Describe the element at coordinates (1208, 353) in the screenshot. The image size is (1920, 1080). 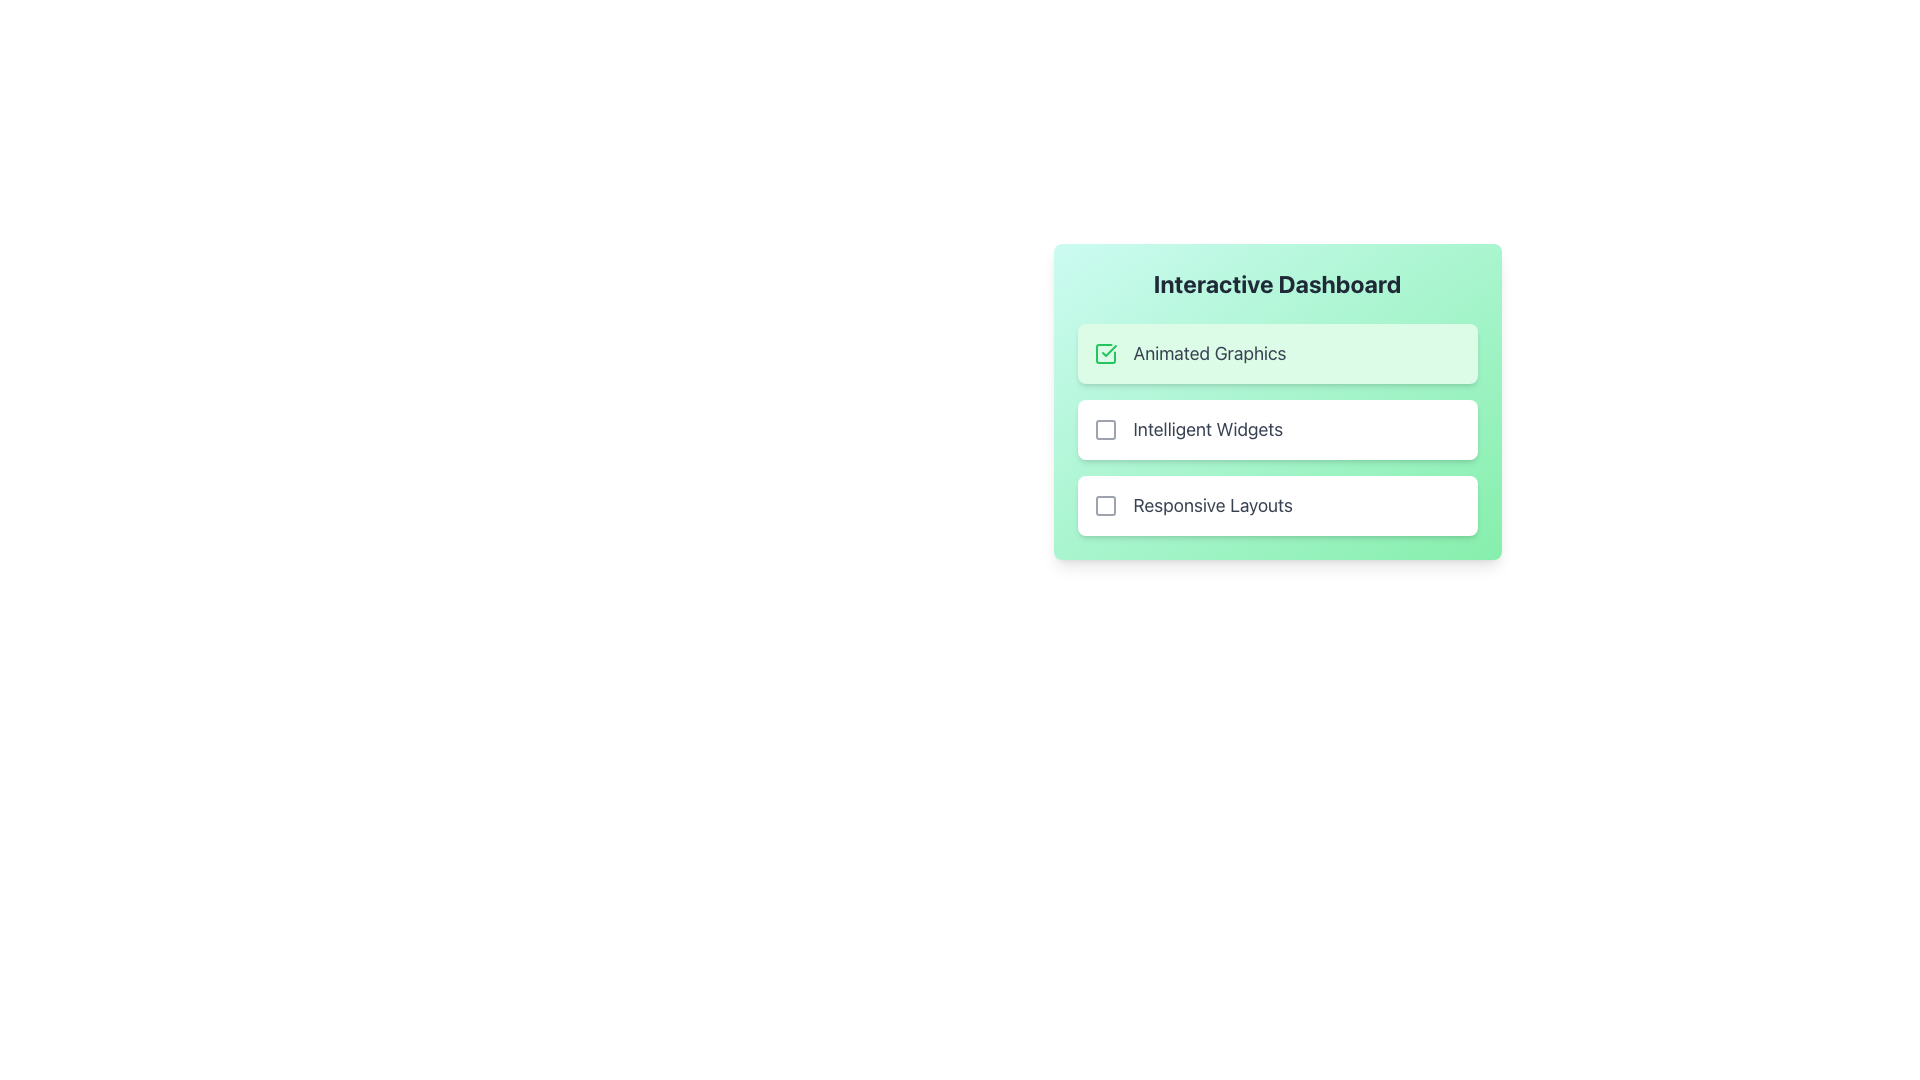
I see `the Static Text Label for 'Animated Graphics' located at the top of the list in the 'Interactive Dashboard' panel` at that location.